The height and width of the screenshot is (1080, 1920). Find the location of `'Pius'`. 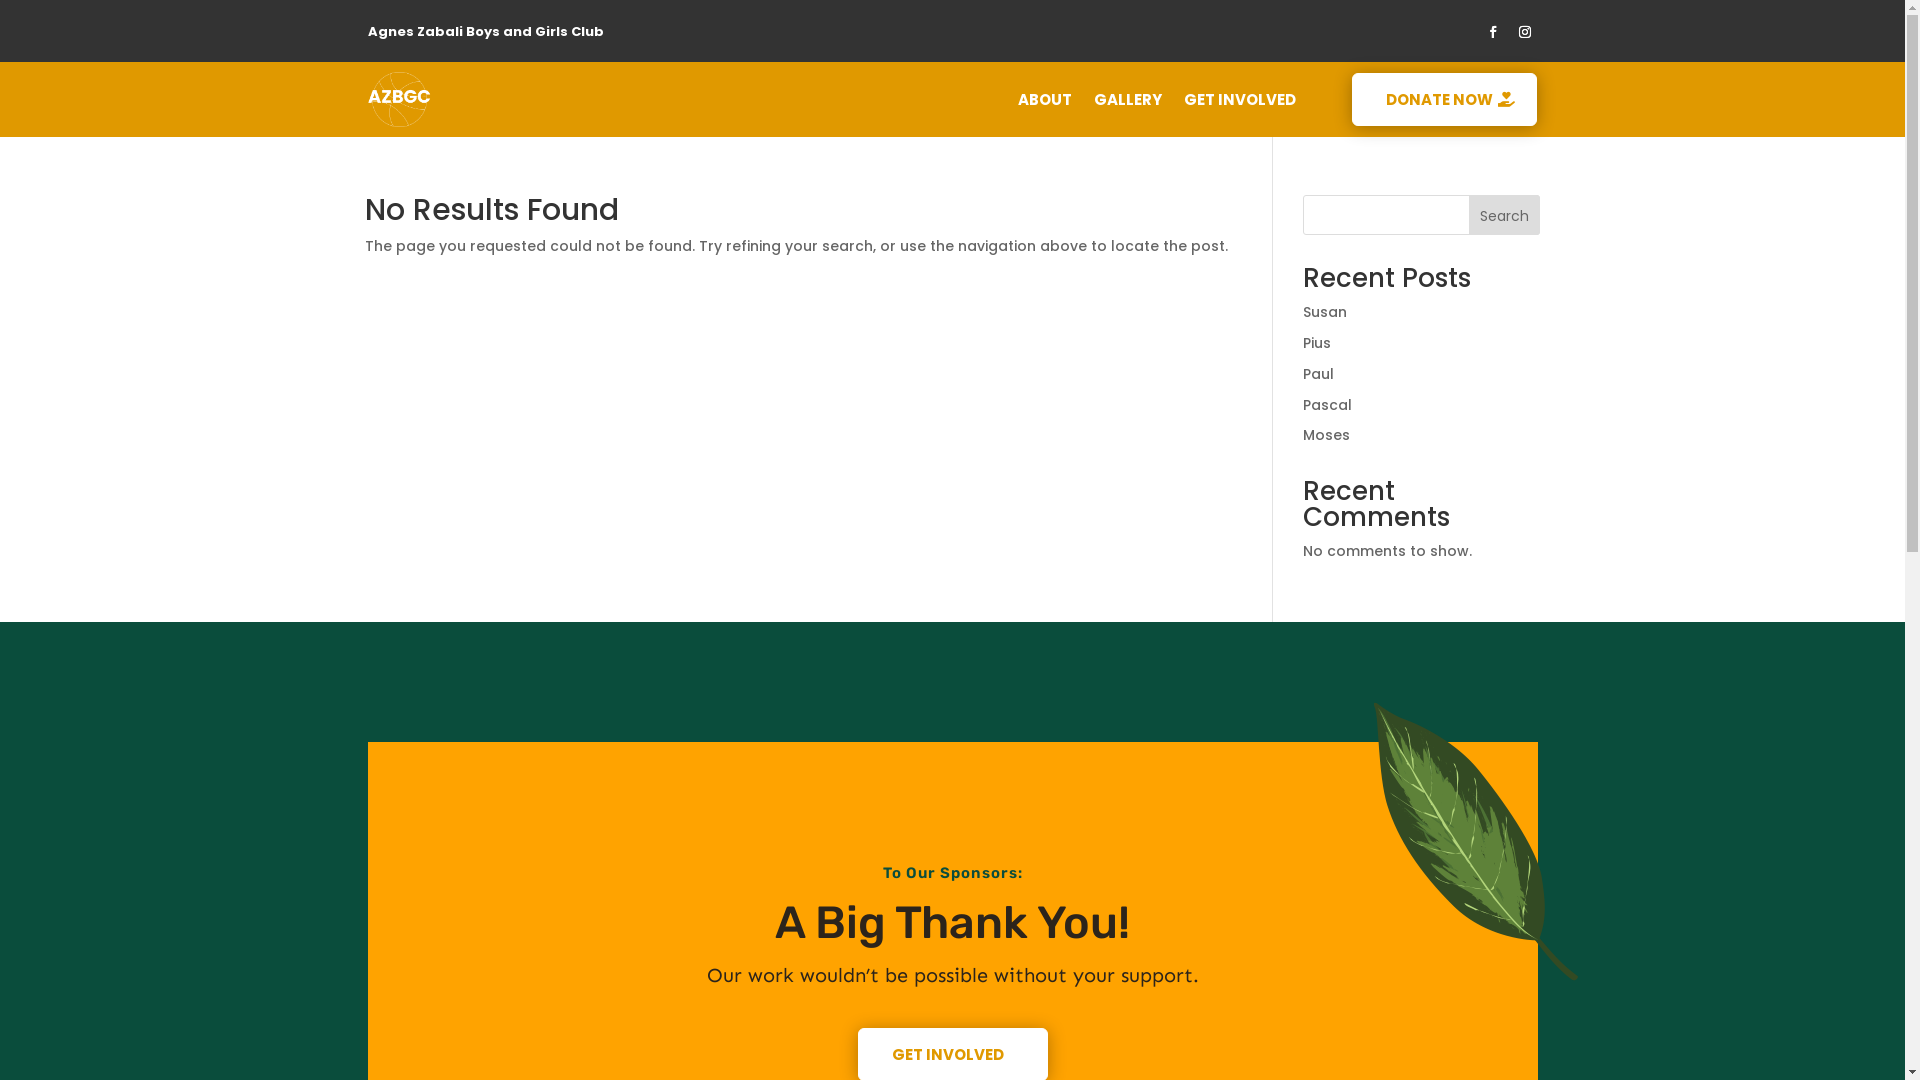

'Pius' is located at coordinates (1316, 342).